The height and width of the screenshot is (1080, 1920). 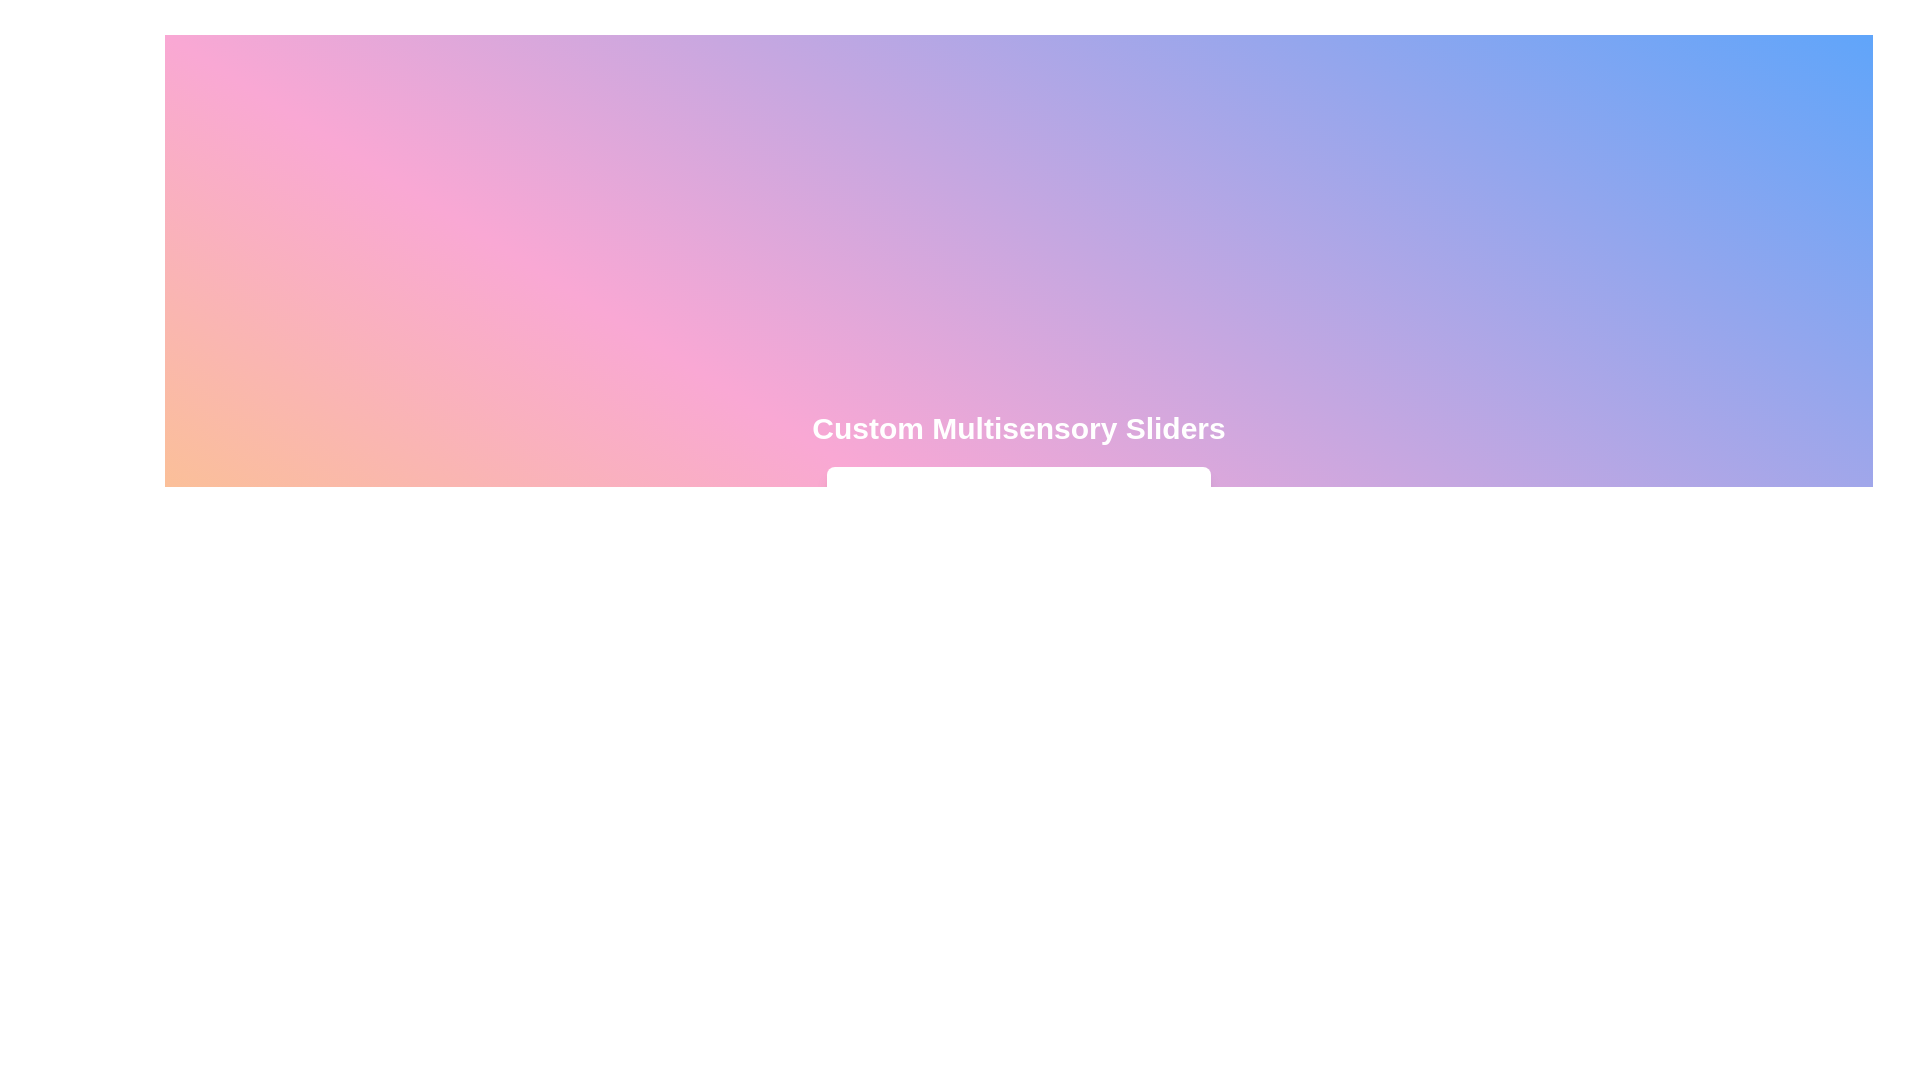 What do you see at coordinates (863, 504) in the screenshot?
I see `the thermometer icon to interact with it` at bounding box center [863, 504].